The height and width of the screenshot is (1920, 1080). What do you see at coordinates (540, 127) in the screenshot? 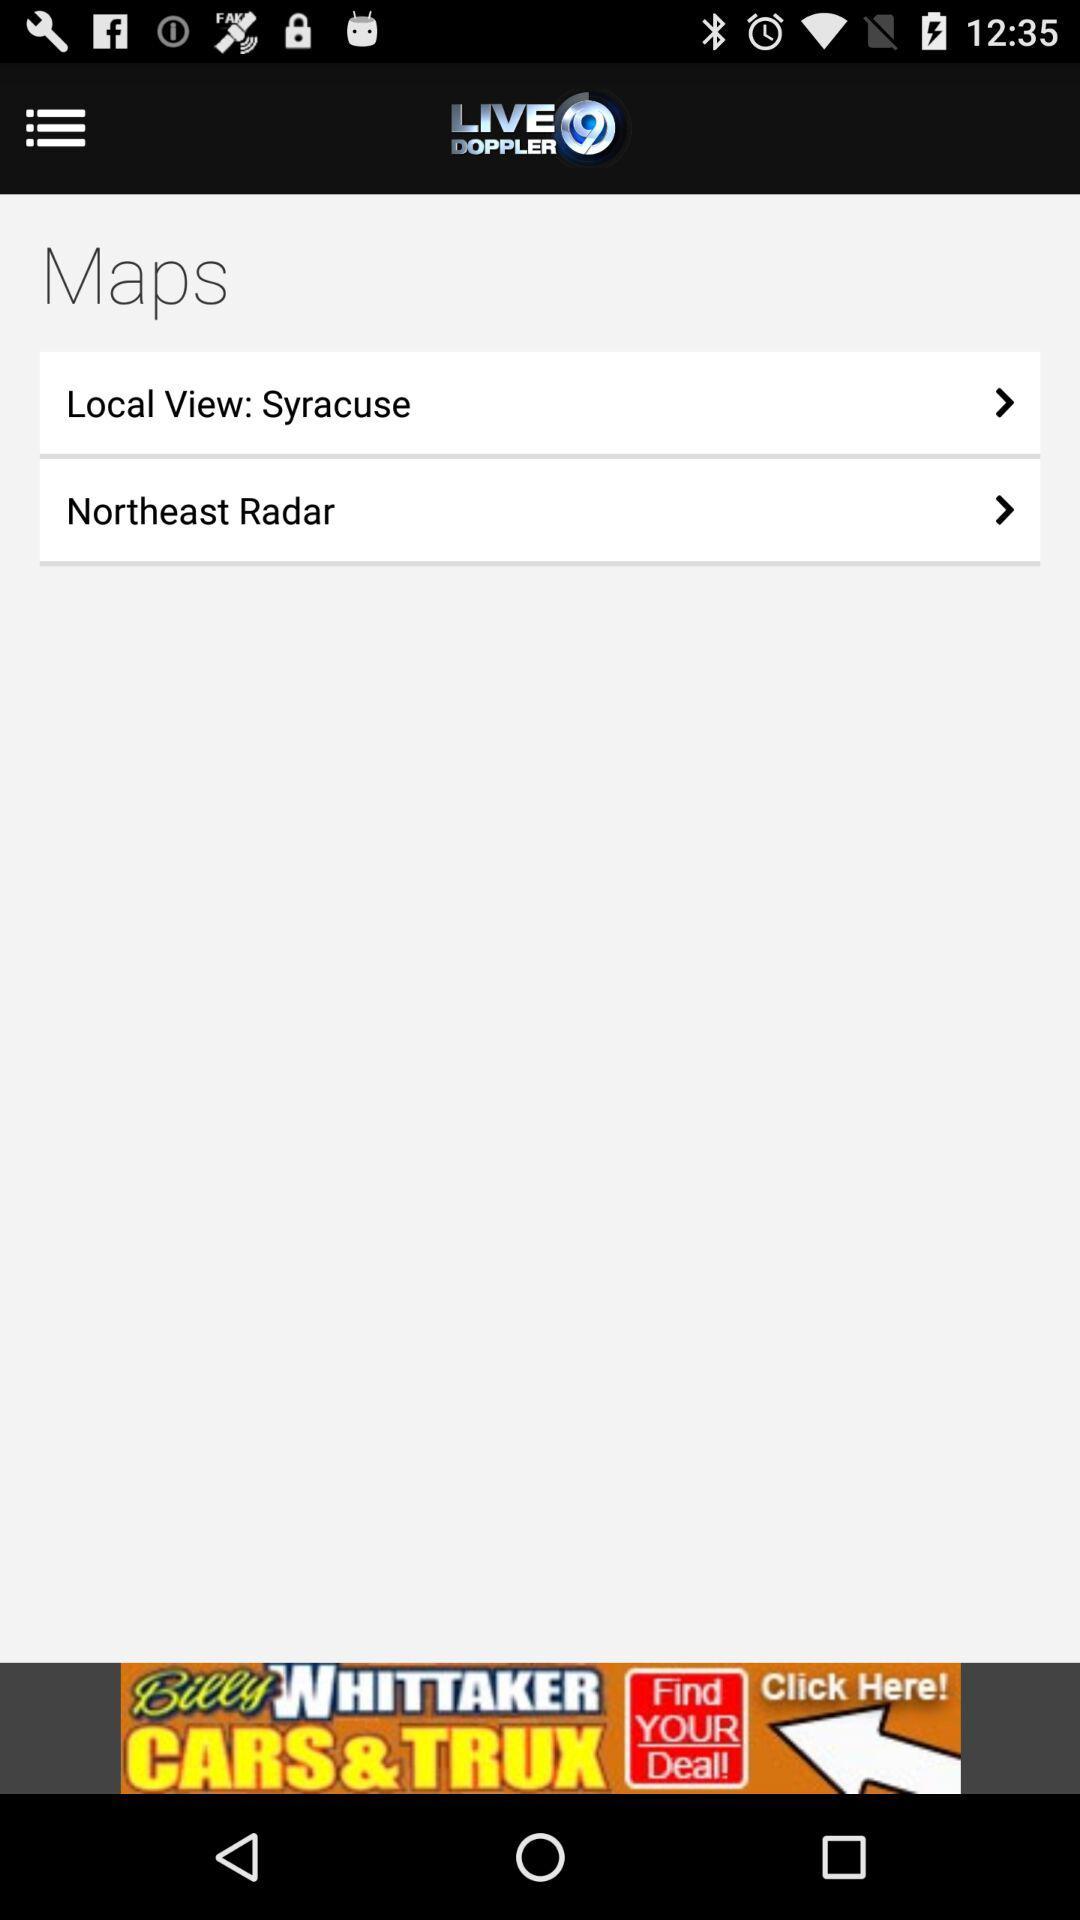
I see `the item above the maps icon` at bounding box center [540, 127].